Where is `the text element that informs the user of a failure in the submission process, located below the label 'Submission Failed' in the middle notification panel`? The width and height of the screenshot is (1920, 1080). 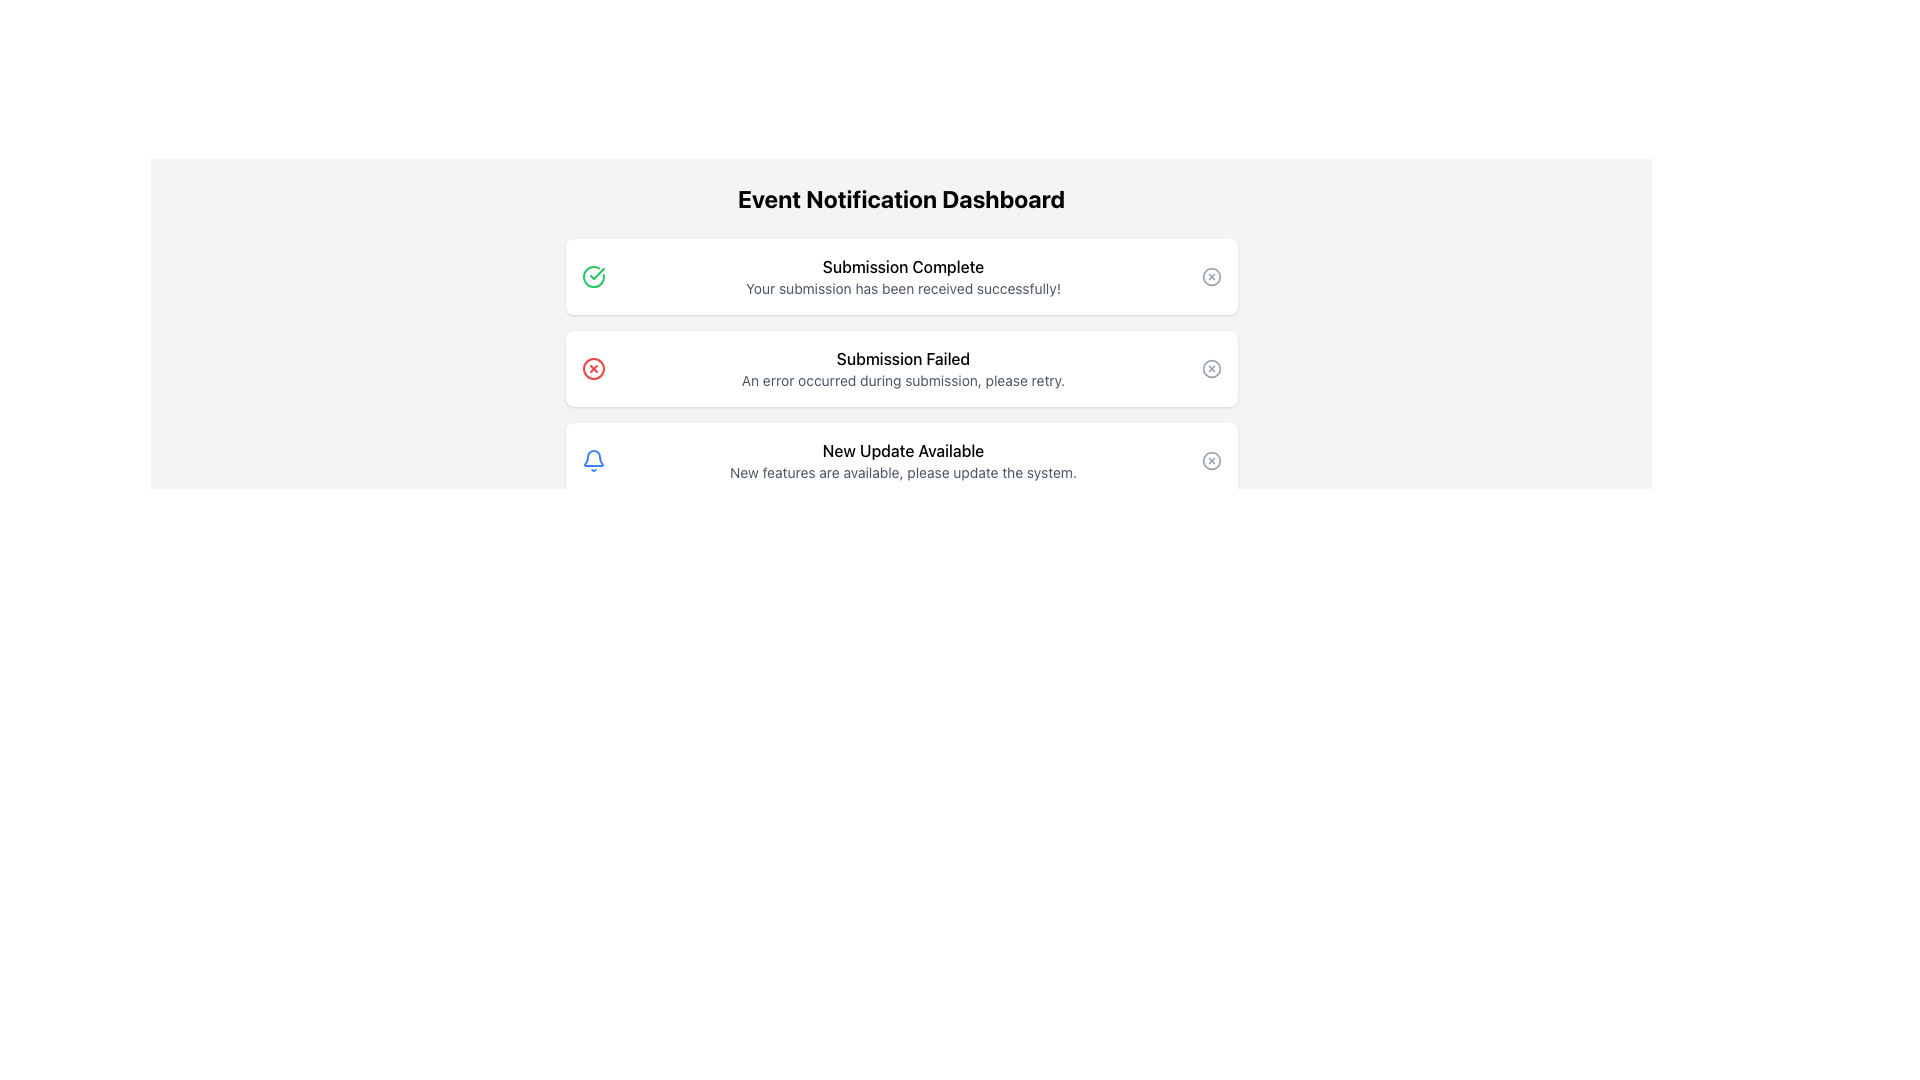
the text element that informs the user of a failure in the submission process, located below the label 'Submission Failed' in the middle notification panel is located at coordinates (902, 381).